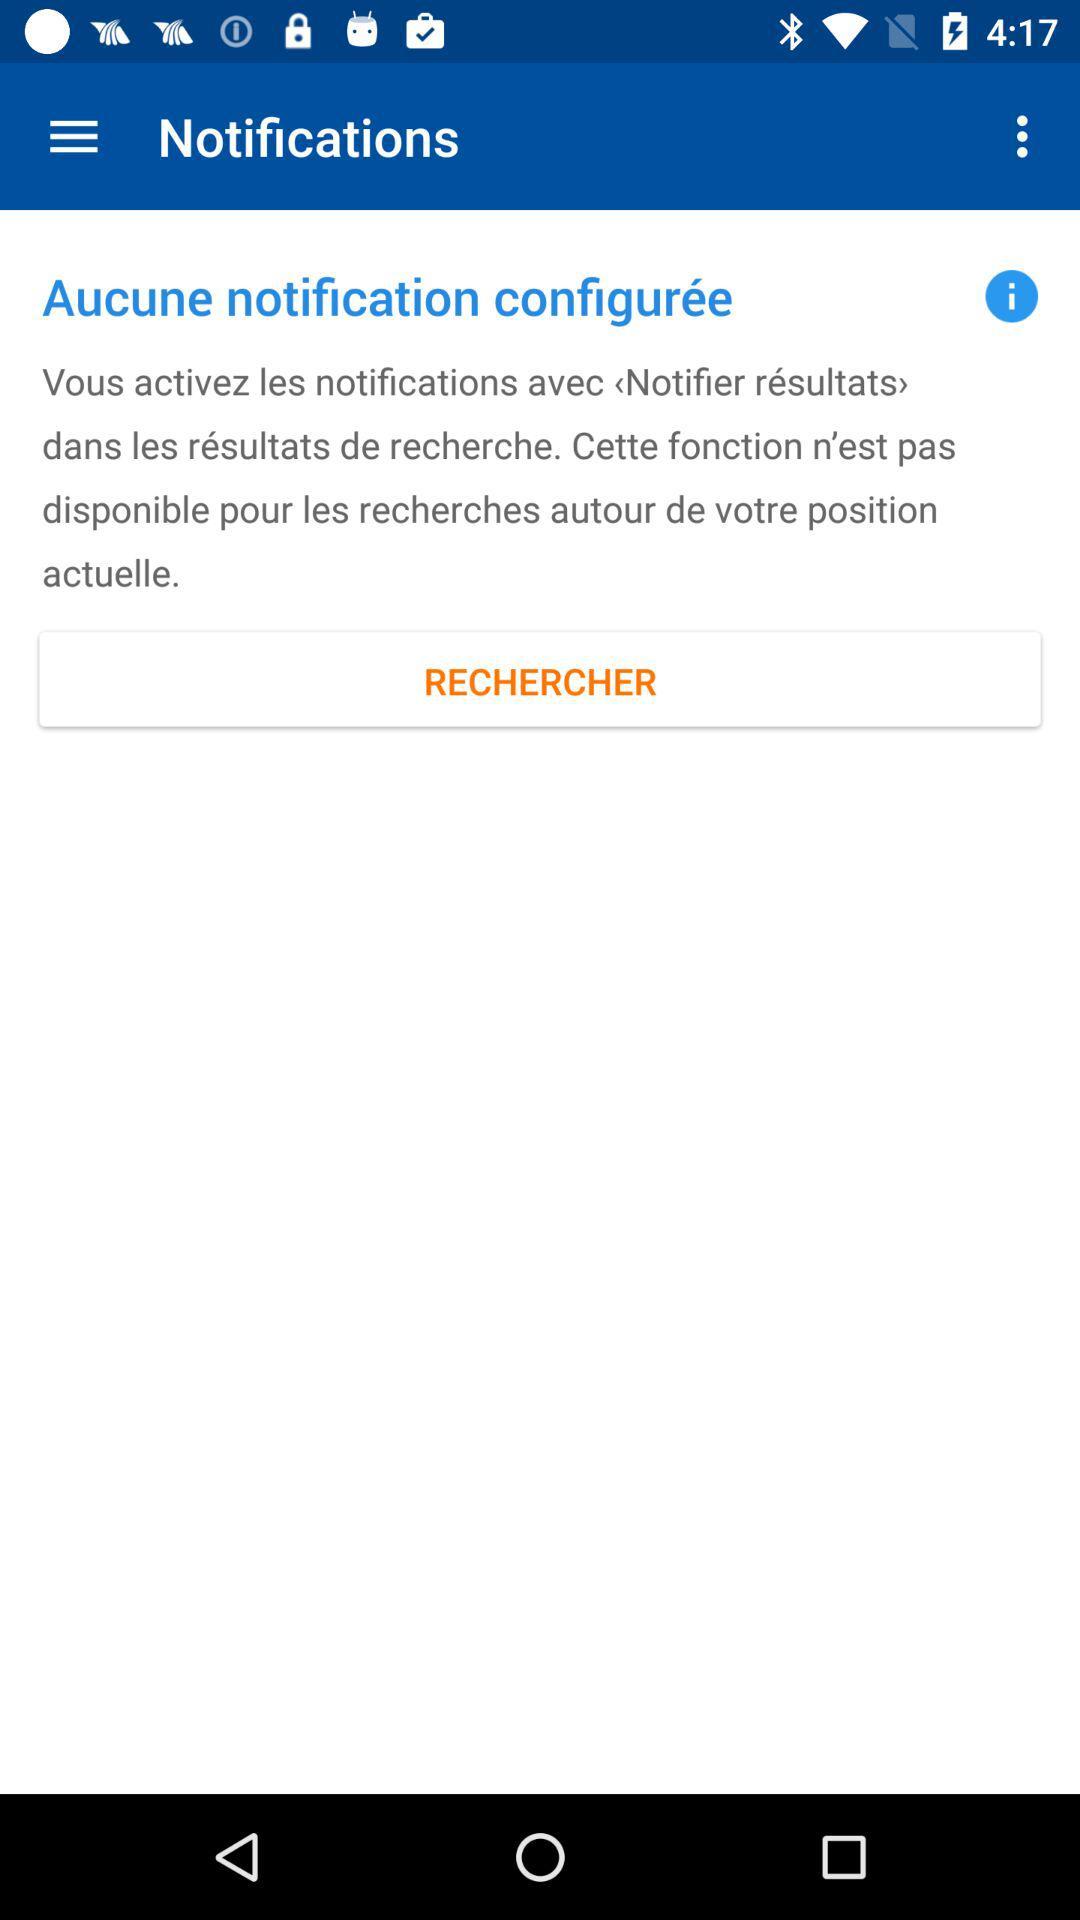 This screenshot has width=1080, height=1920. What do you see at coordinates (1027, 135) in the screenshot?
I see `the item next to the notifications item` at bounding box center [1027, 135].